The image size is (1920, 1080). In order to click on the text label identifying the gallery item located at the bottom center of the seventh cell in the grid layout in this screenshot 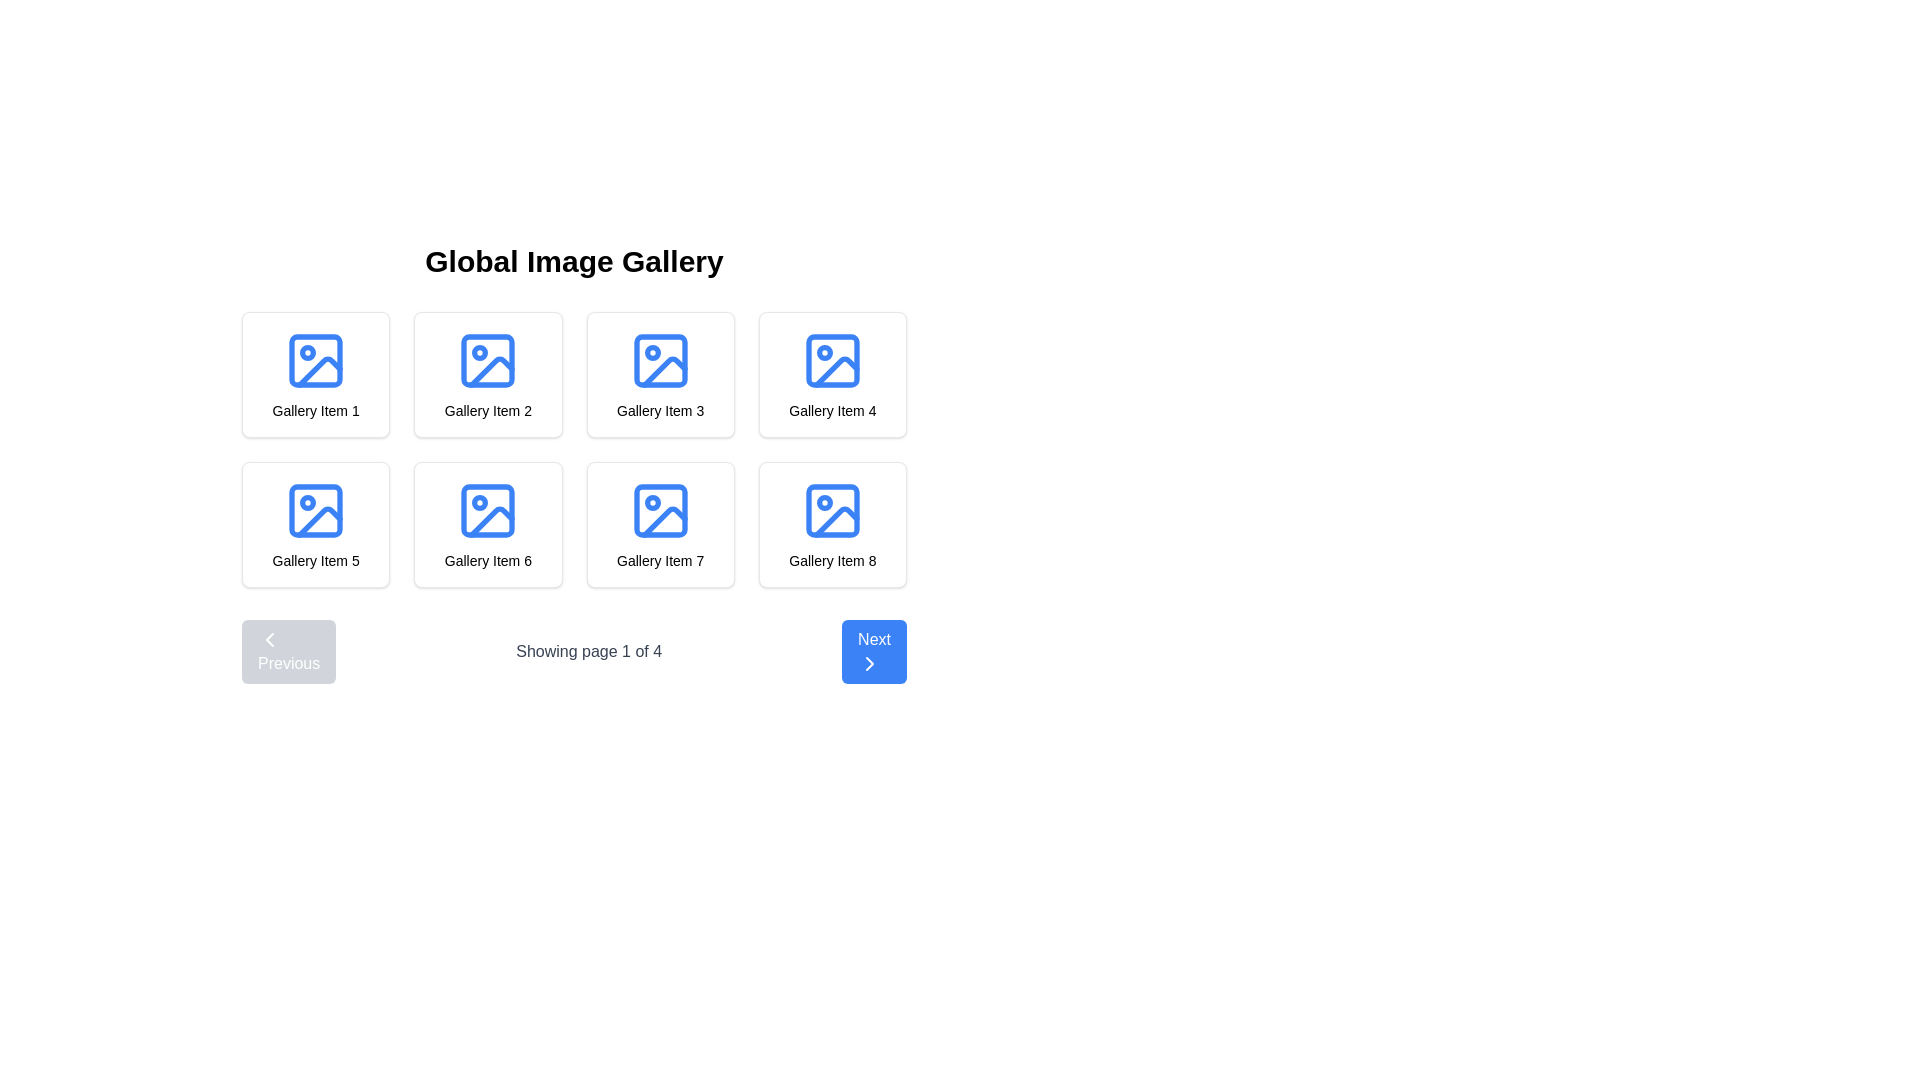, I will do `click(660, 560)`.